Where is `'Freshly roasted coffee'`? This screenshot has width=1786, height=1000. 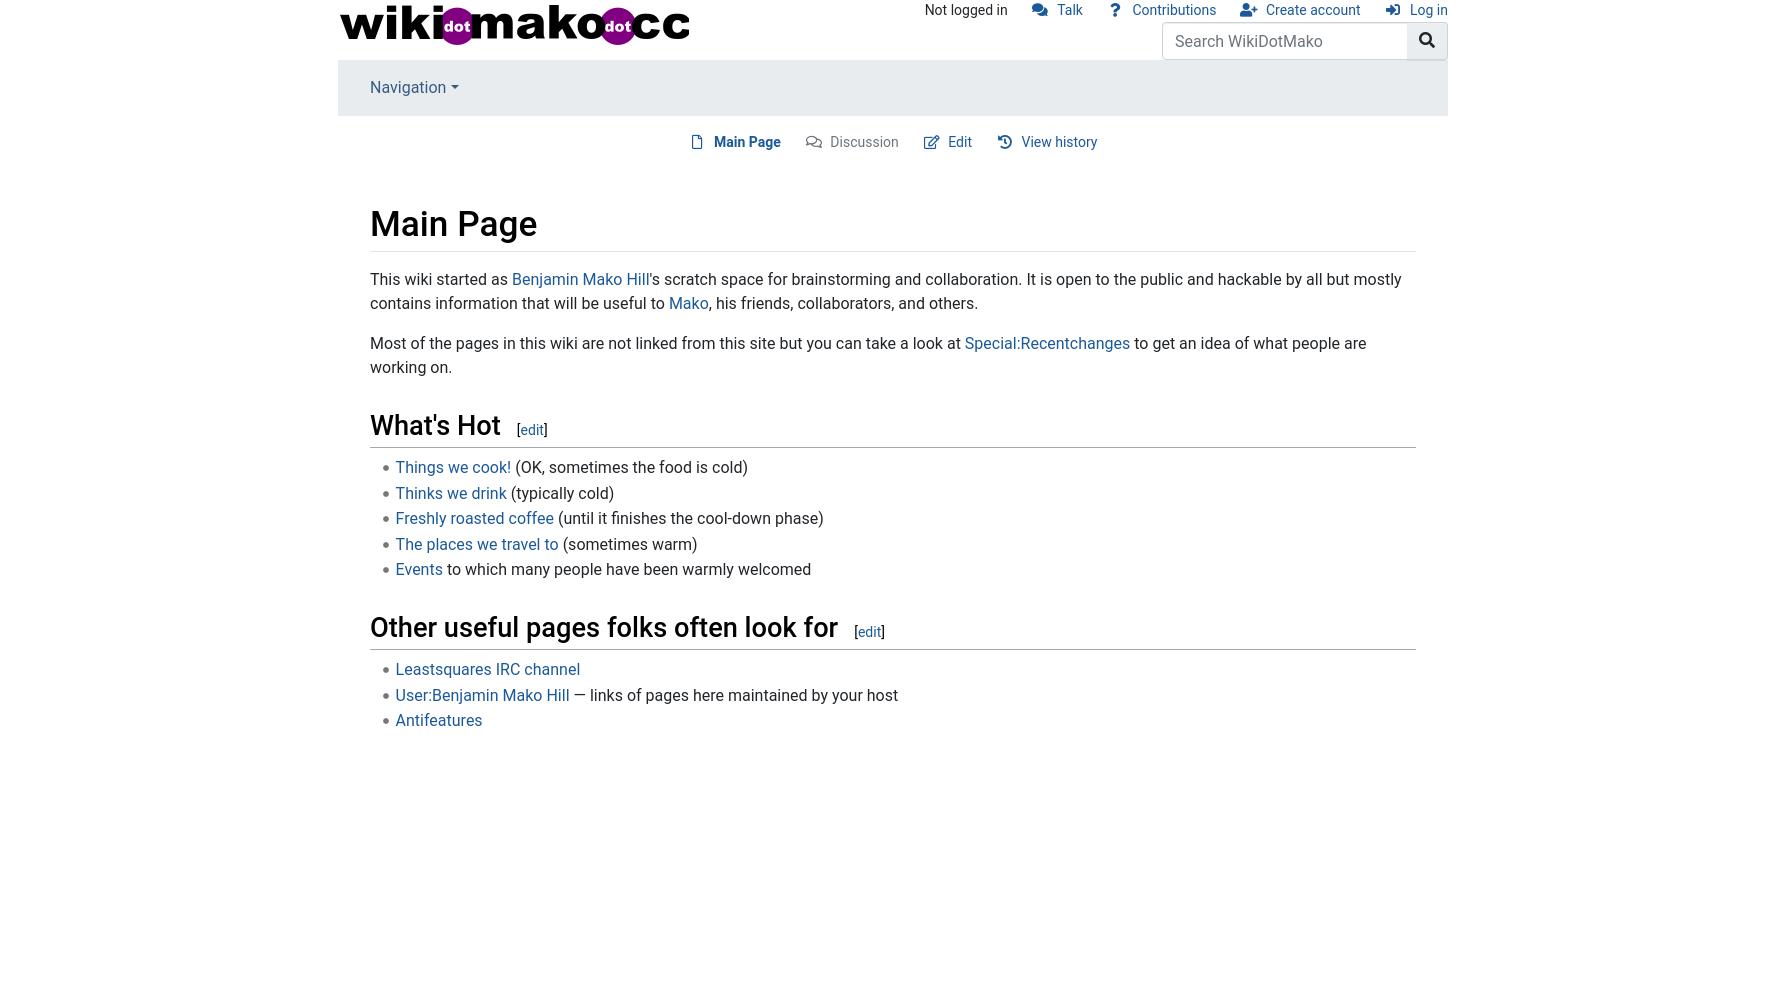
'Freshly roasted coffee' is located at coordinates (473, 518).